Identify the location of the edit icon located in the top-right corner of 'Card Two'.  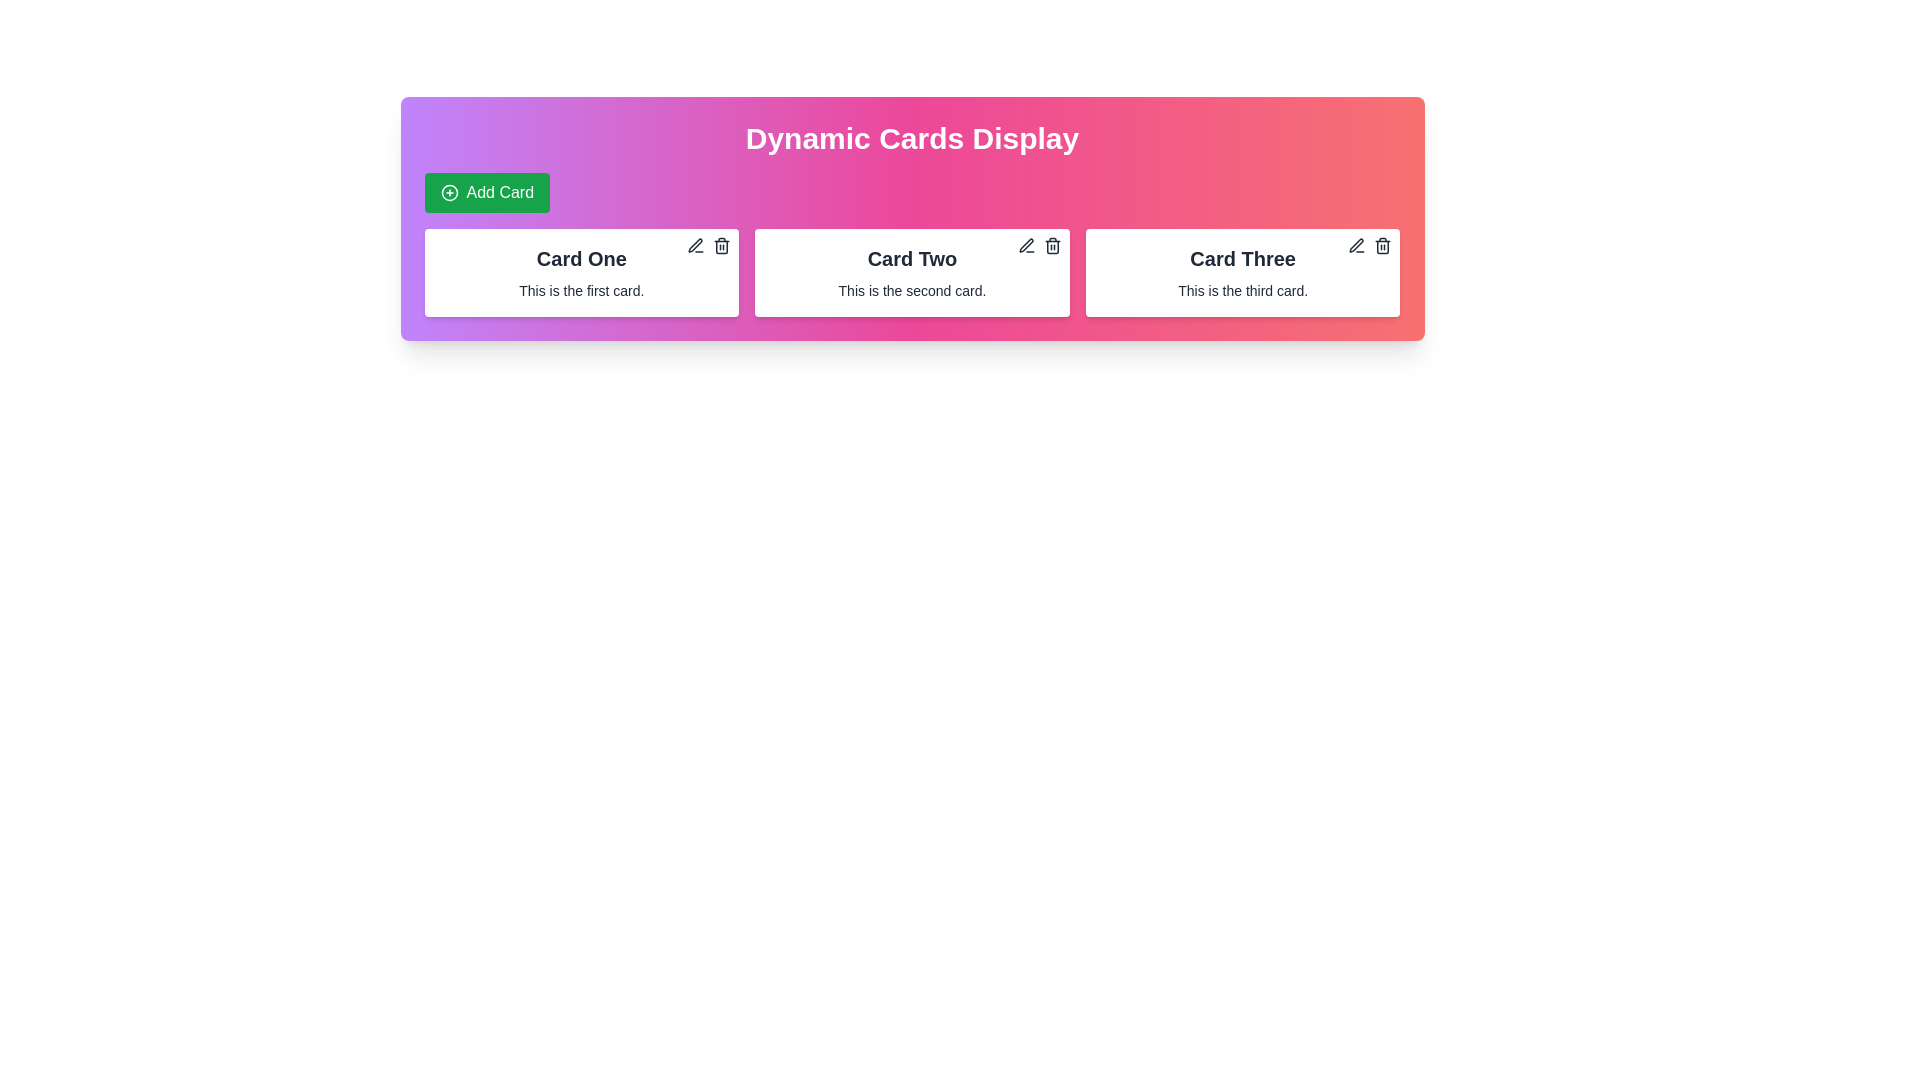
(1039, 245).